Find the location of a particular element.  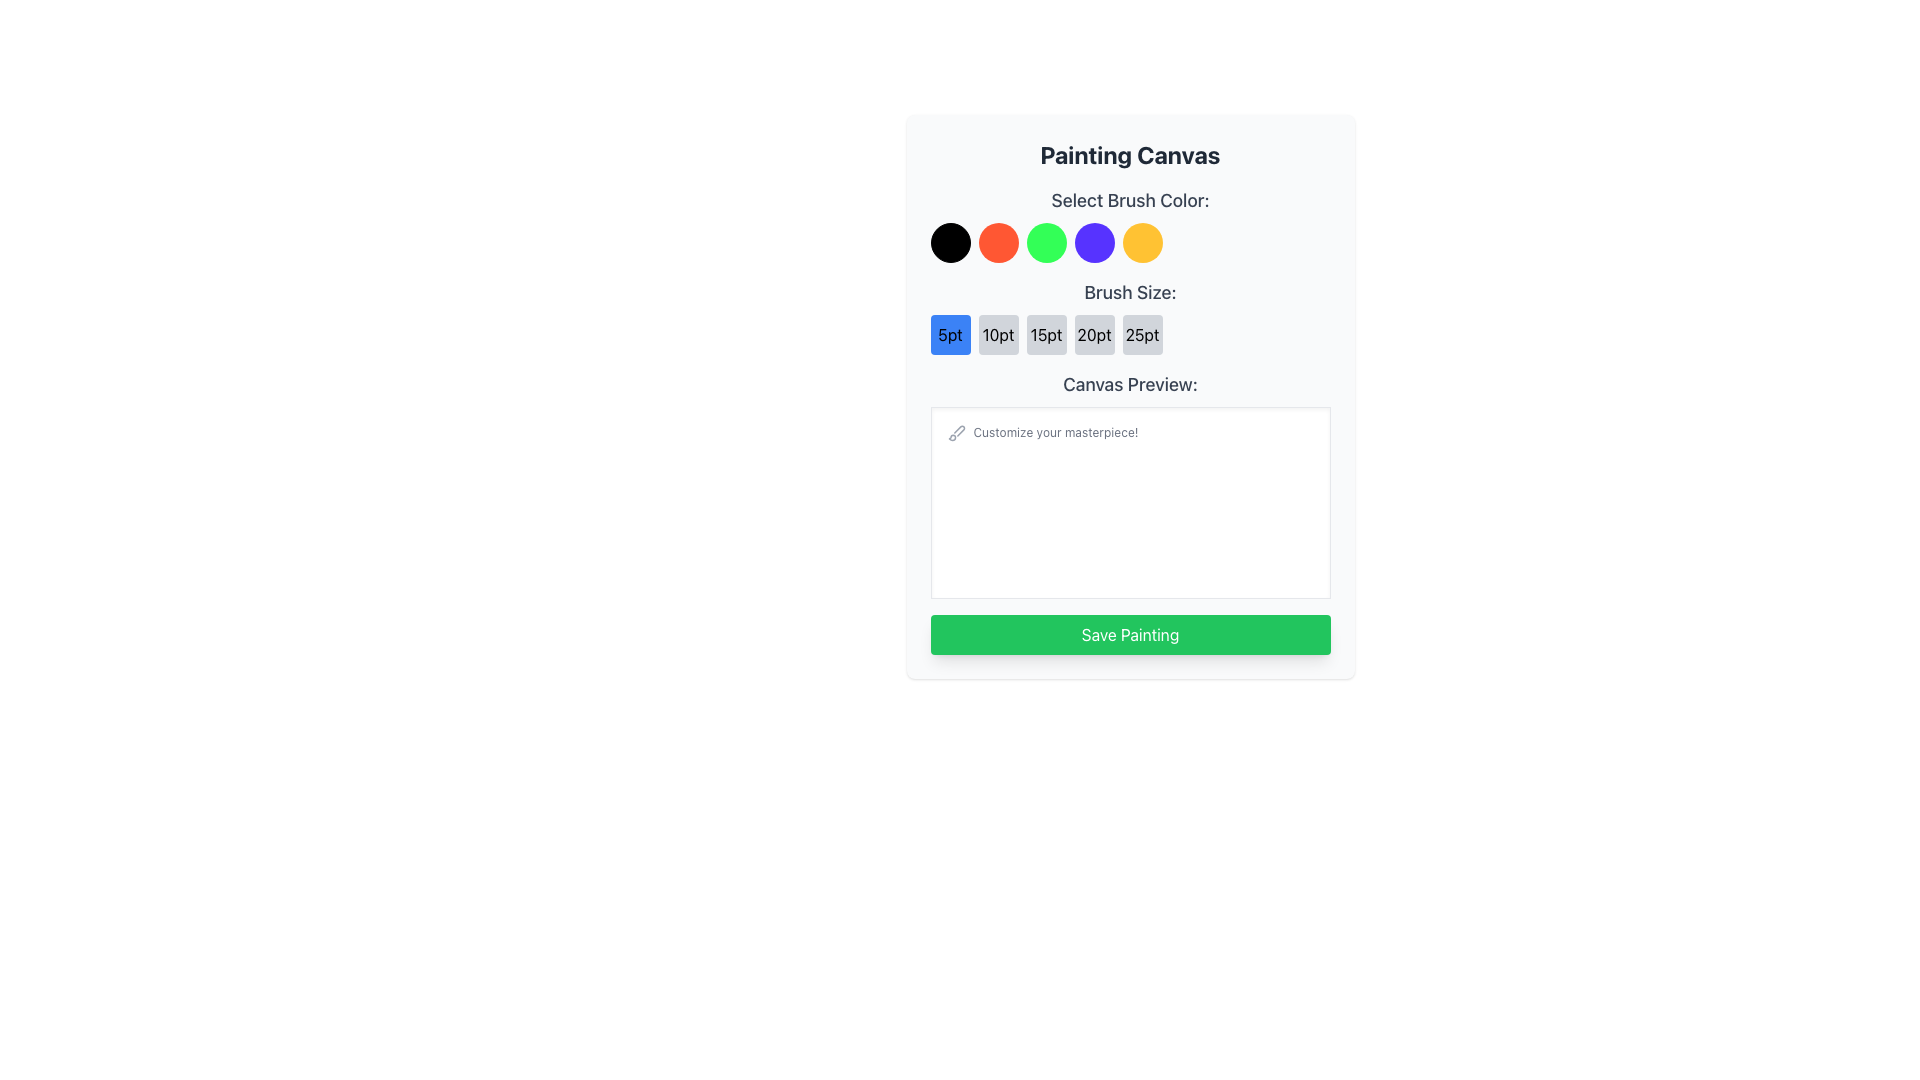

the small grey brush icon located at the upper-left corner of the description box that contains the text 'Customize your masterpiece!' is located at coordinates (955, 431).